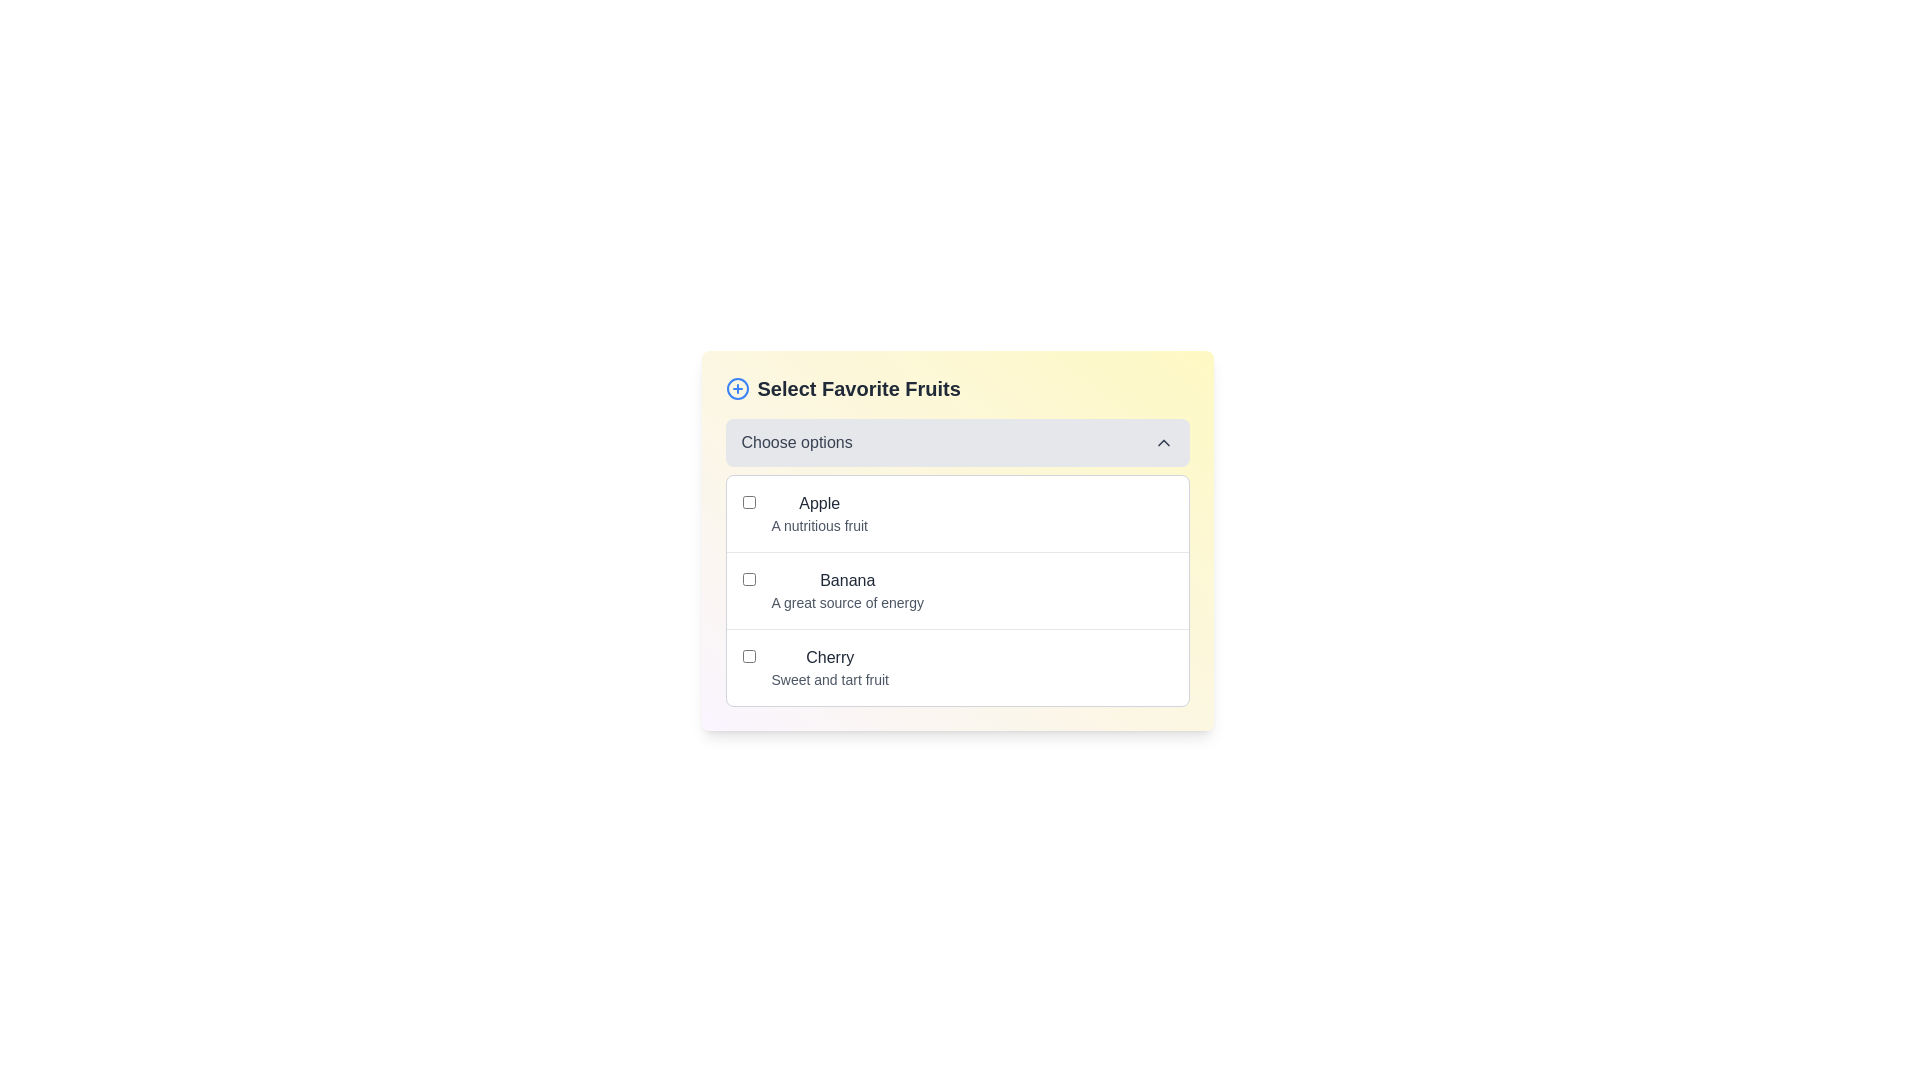 This screenshot has width=1920, height=1080. Describe the element at coordinates (956, 389) in the screenshot. I see `the plus icon embedded in the text label that serves as a header for selecting favorite fruits` at that location.